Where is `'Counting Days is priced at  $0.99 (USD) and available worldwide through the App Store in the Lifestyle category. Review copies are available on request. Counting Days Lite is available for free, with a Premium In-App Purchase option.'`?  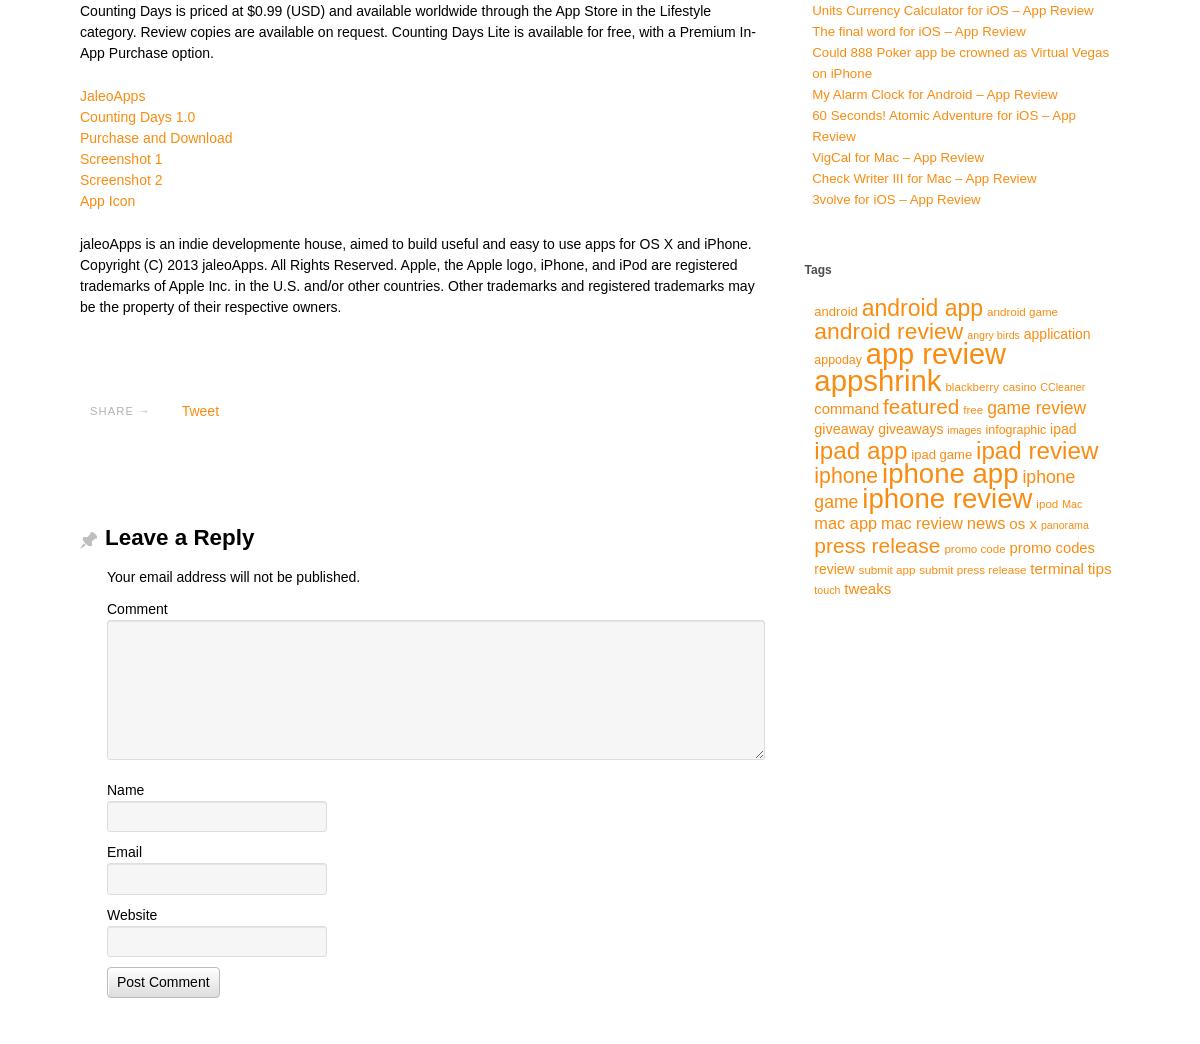 'Counting Days is priced at  $0.99 (USD) and available worldwide through the App Store in the Lifestyle category. Review copies are available on request. Counting Days Lite is available for free, with a Premium In-App Purchase option.' is located at coordinates (417, 30).